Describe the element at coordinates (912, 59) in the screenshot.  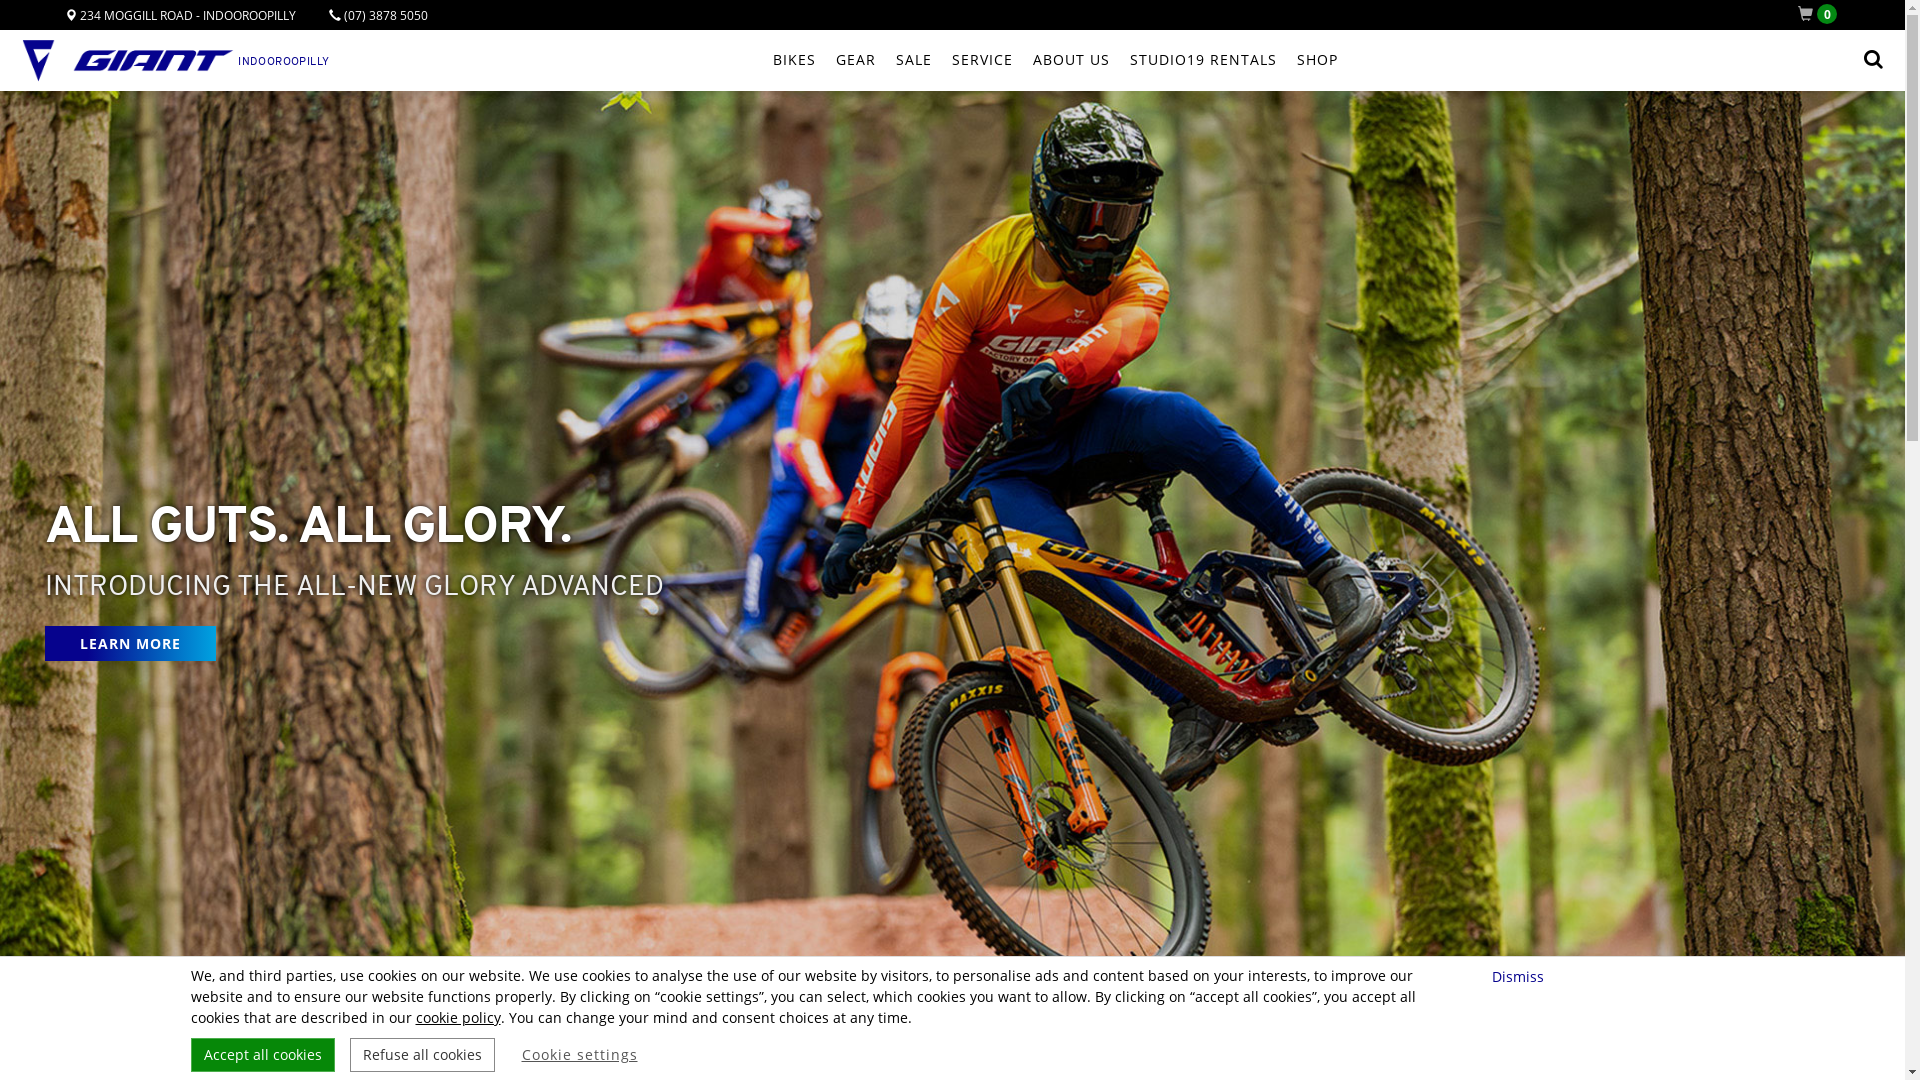
I see `'SALE'` at that location.